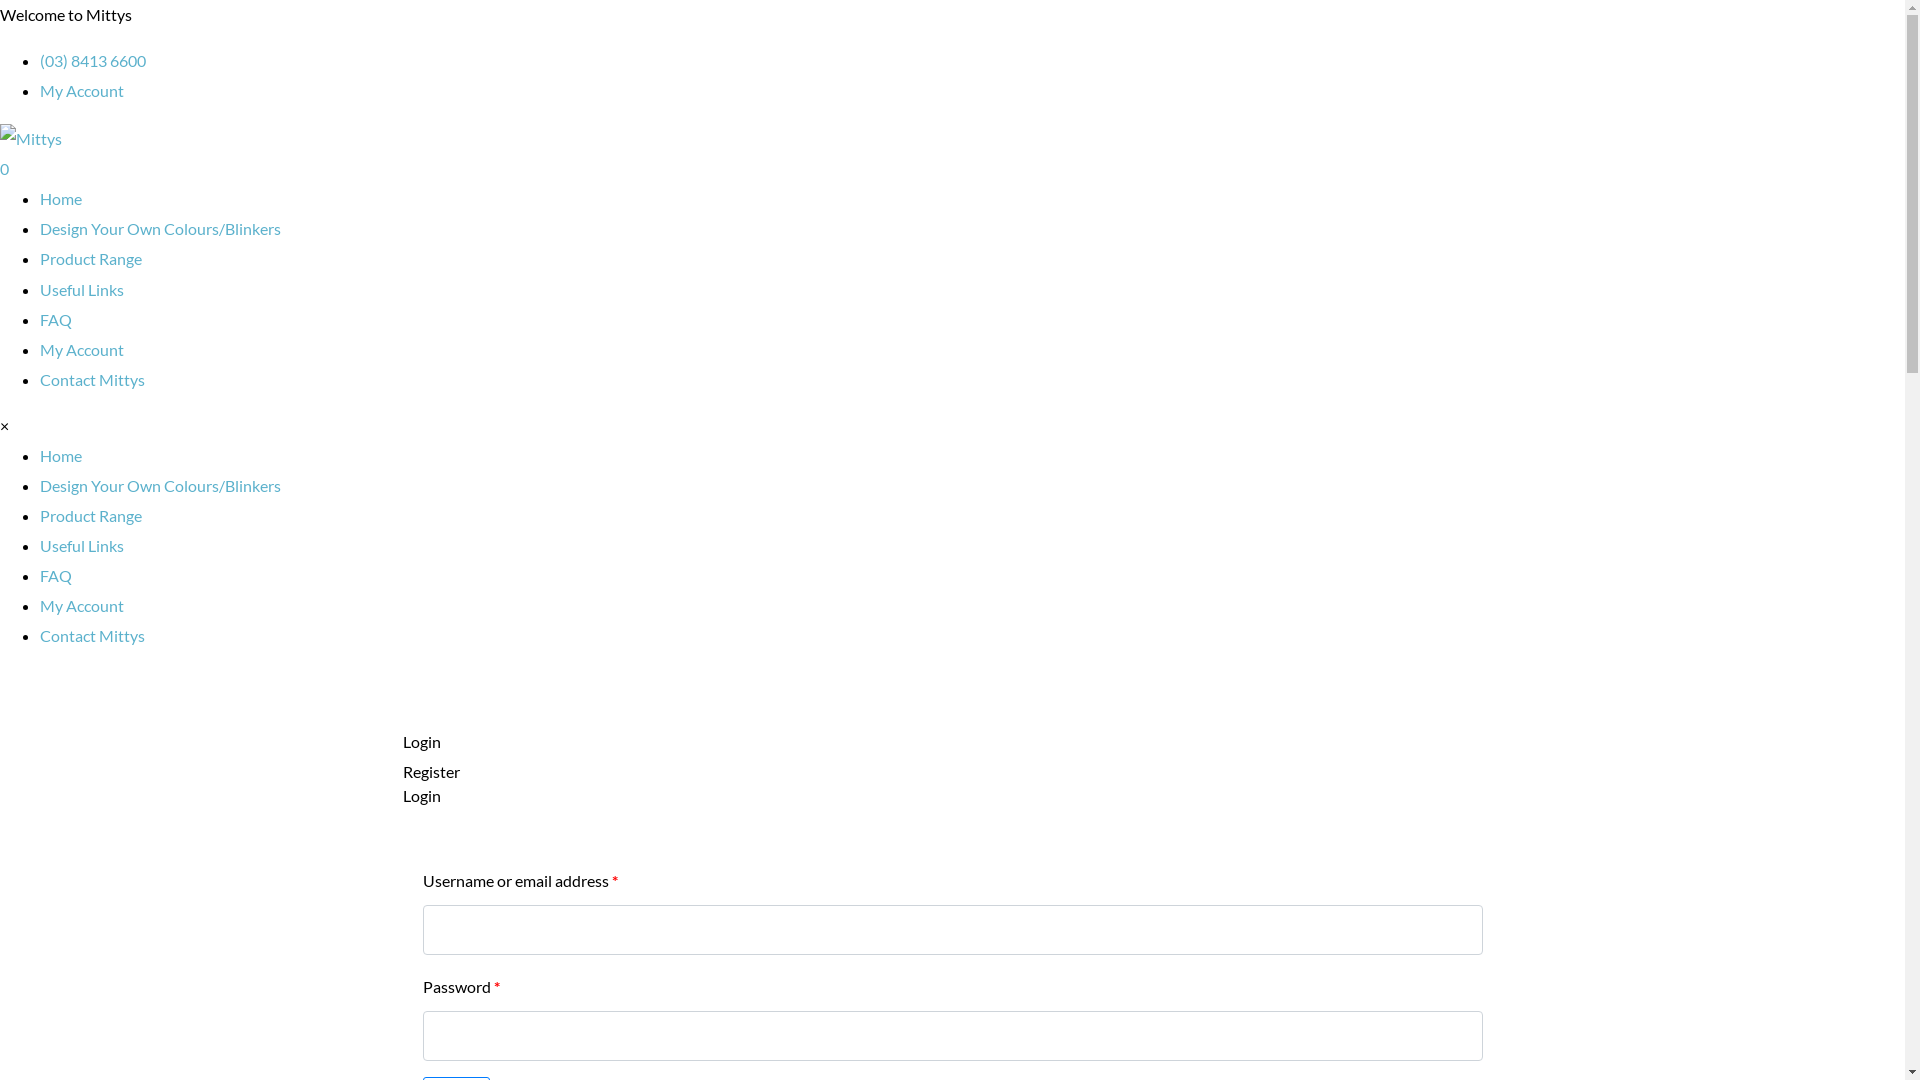  Describe the element at coordinates (61, 198) in the screenshot. I see `'Home'` at that location.